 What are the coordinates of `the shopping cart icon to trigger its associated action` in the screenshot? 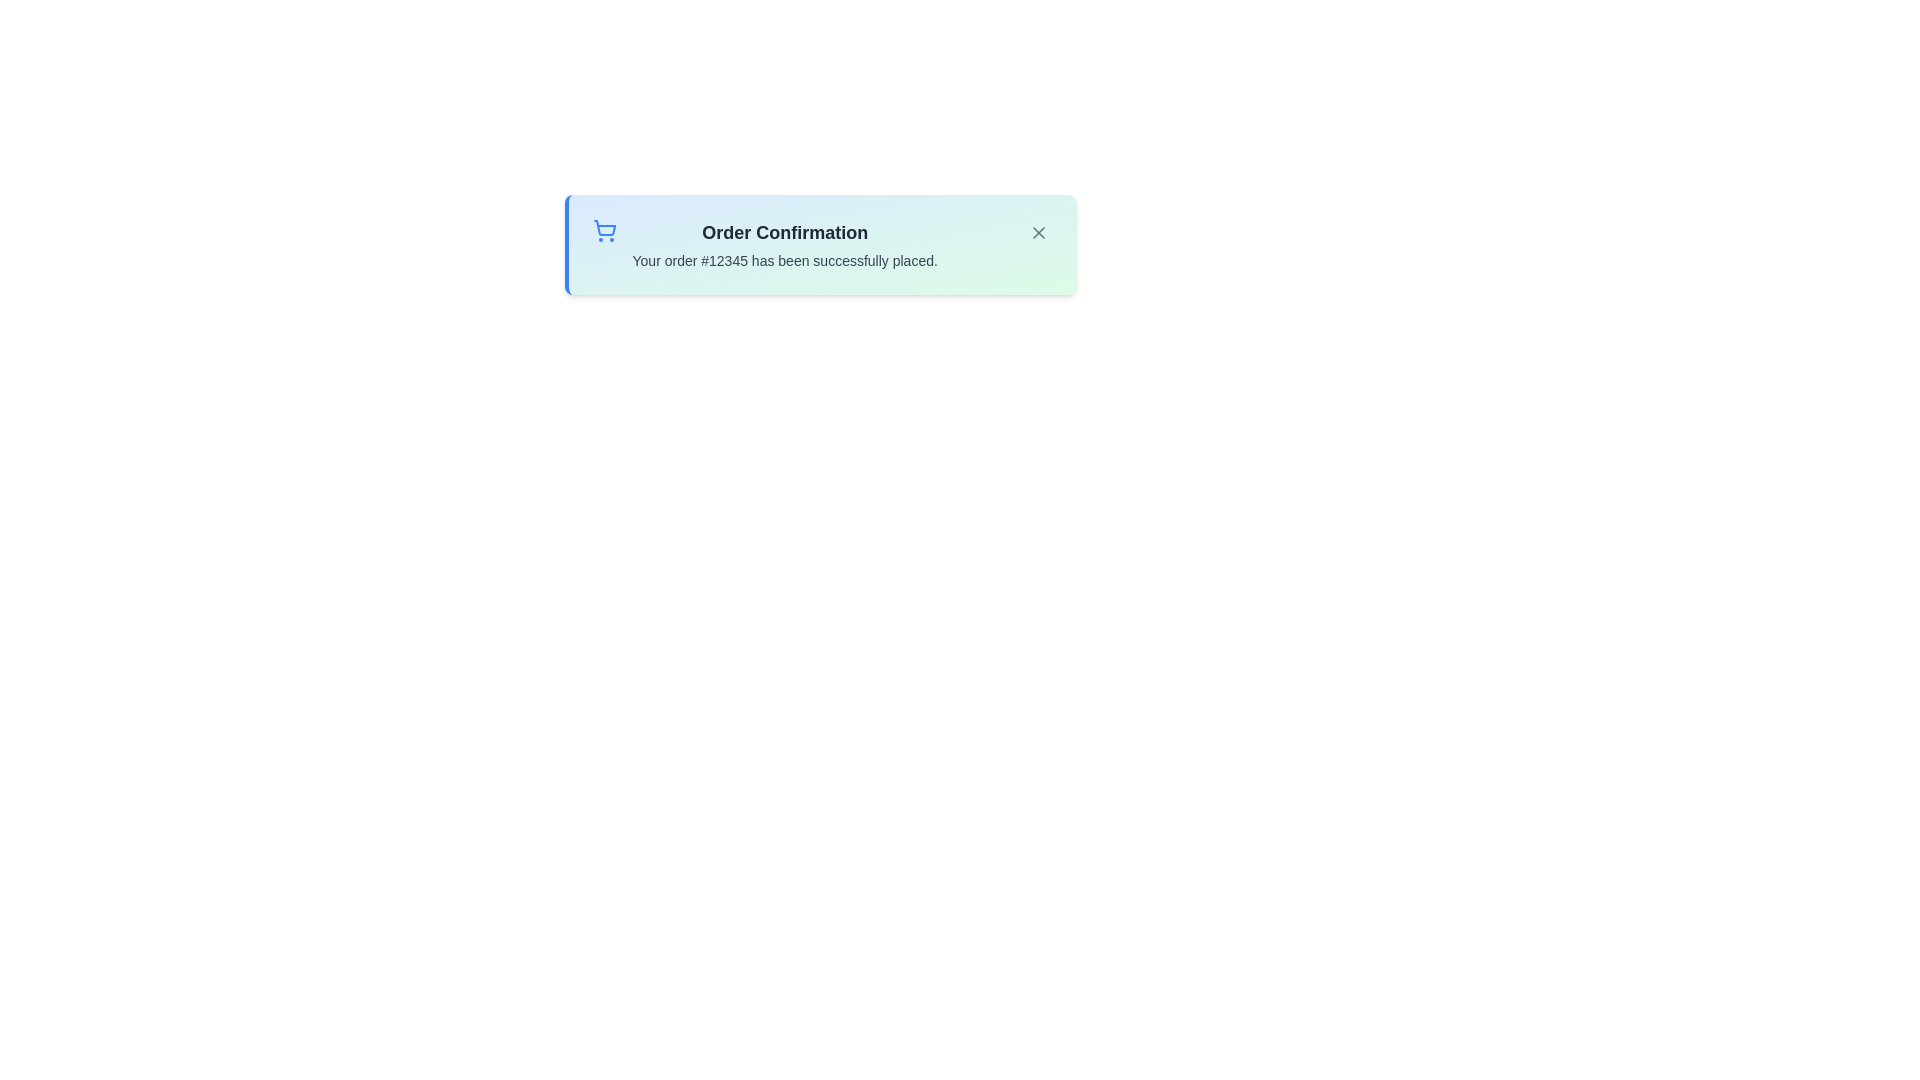 It's located at (603, 230).